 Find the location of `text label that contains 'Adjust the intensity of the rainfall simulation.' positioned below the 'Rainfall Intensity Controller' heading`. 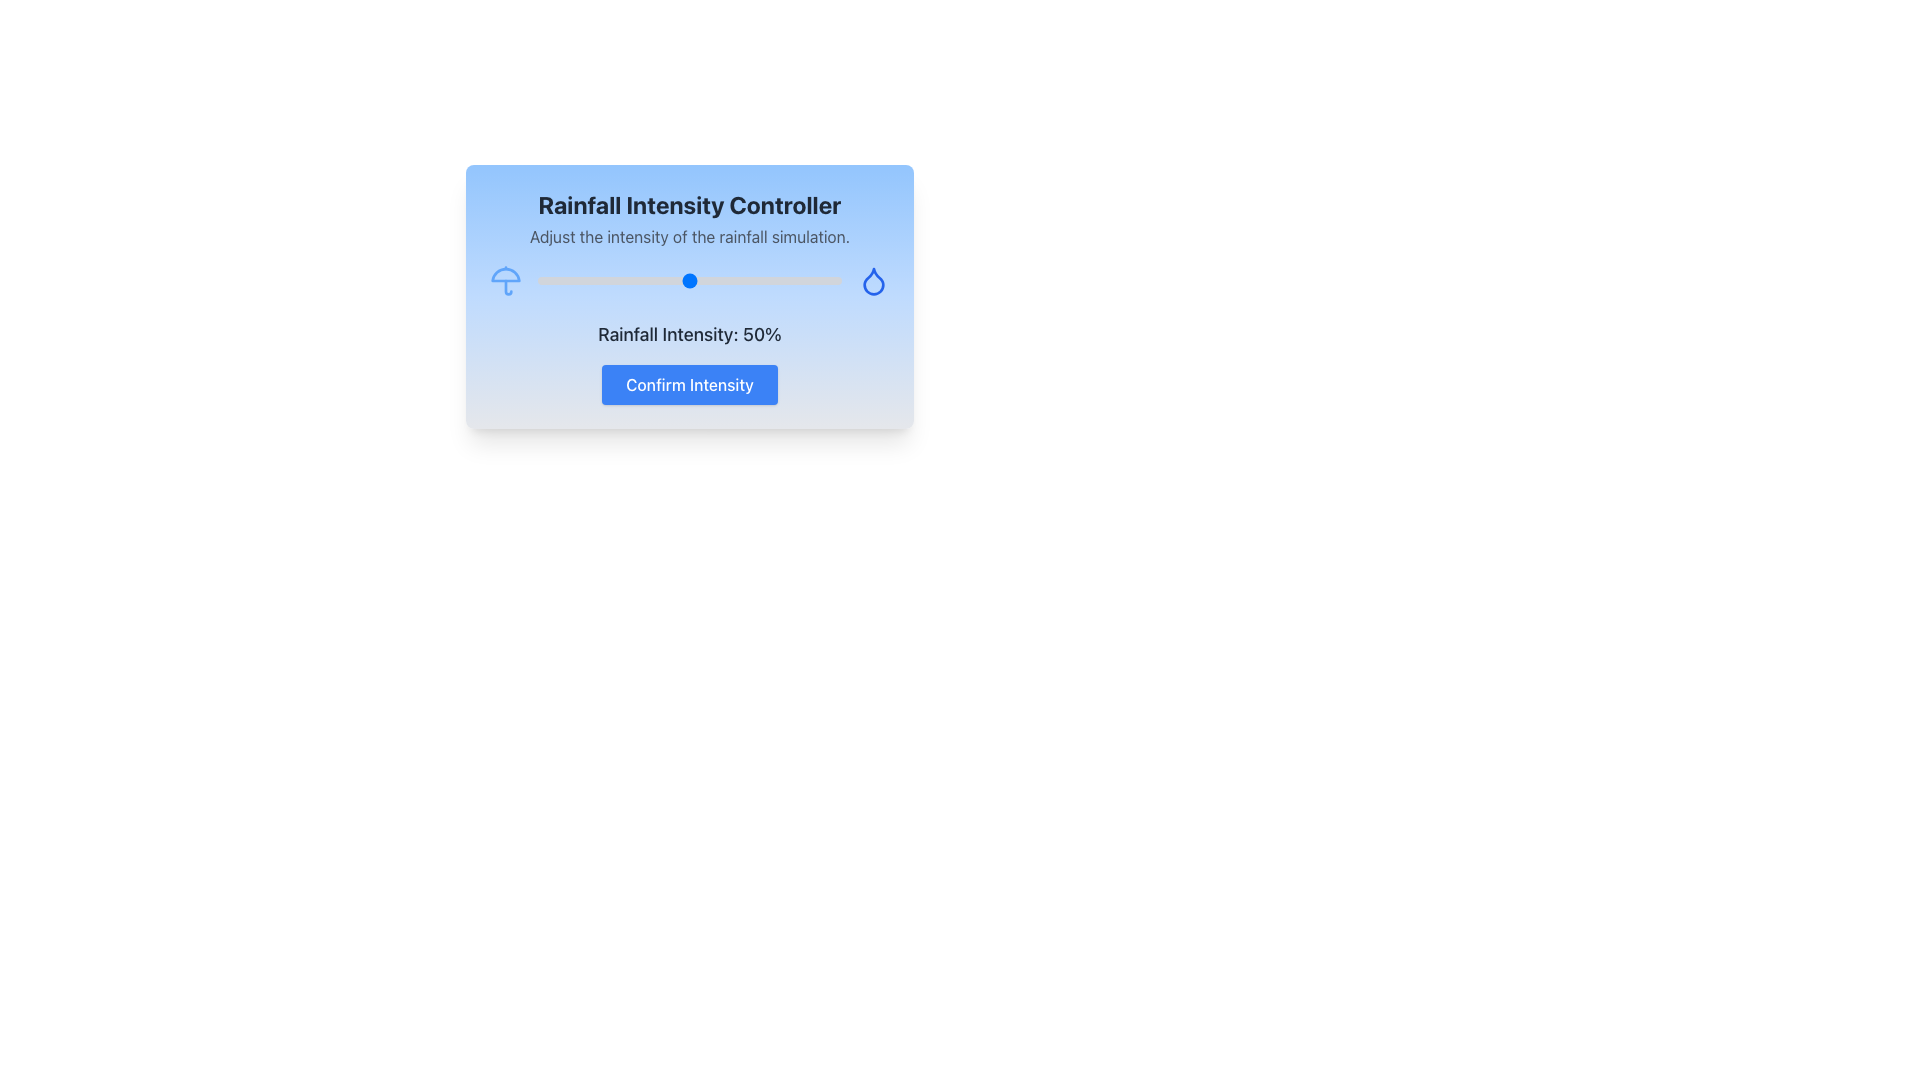

text label that contains 'Adjust the intensity of the rainfall simulation.' positioned below the 'Rainfall Intensity Controller' heading is located at coordinates (690, 235).